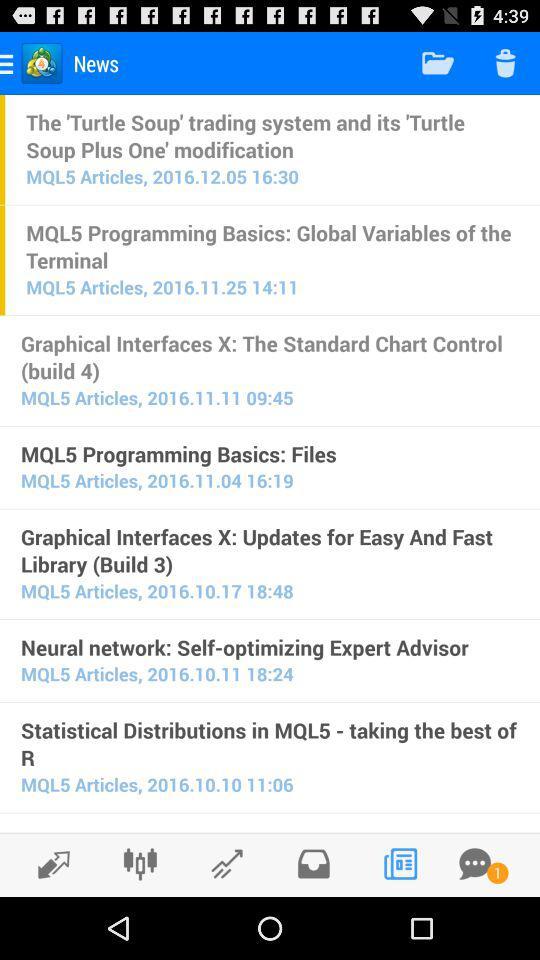  Describe the element at coordinates (474, 863) in the screenshot. I see `open messages` at that location.